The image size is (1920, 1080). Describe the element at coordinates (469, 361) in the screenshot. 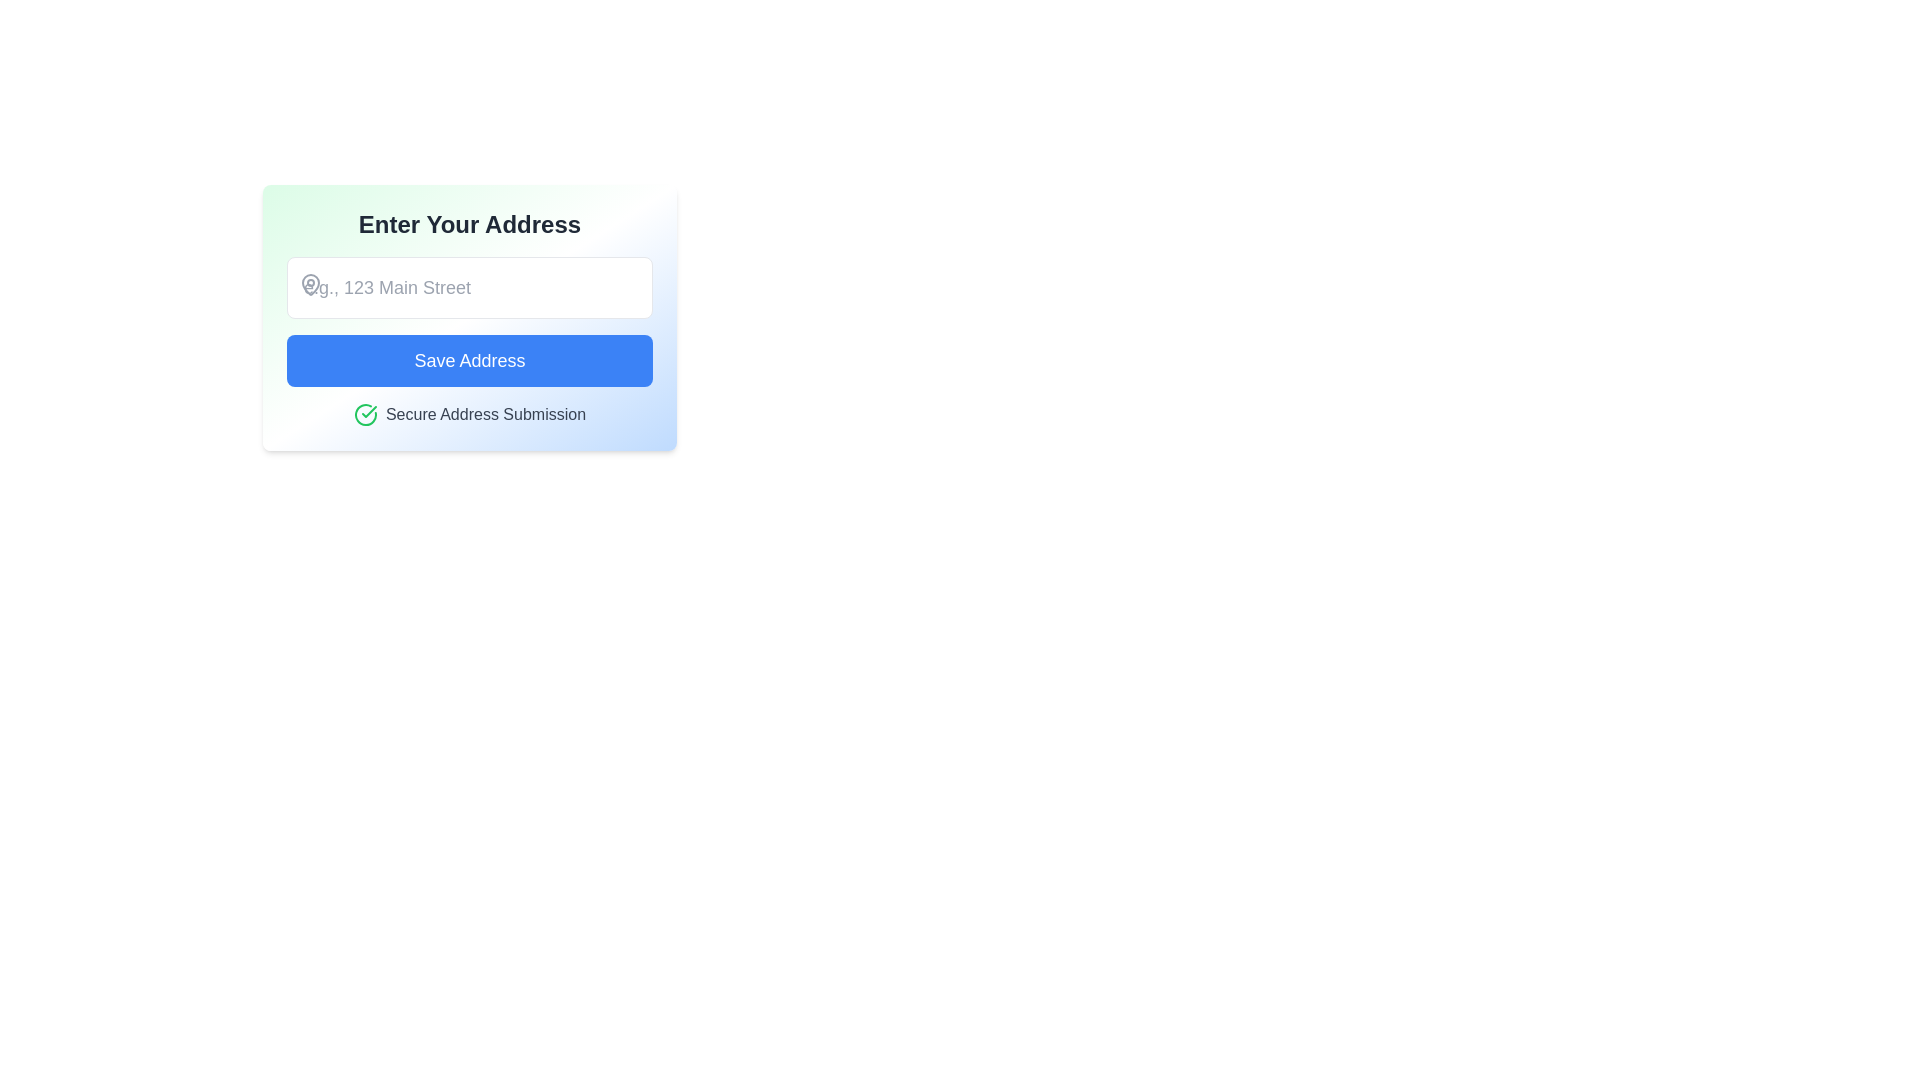

I see `the 'Save Address' button, which is a rectangular button with a blue background and white text` at that location.